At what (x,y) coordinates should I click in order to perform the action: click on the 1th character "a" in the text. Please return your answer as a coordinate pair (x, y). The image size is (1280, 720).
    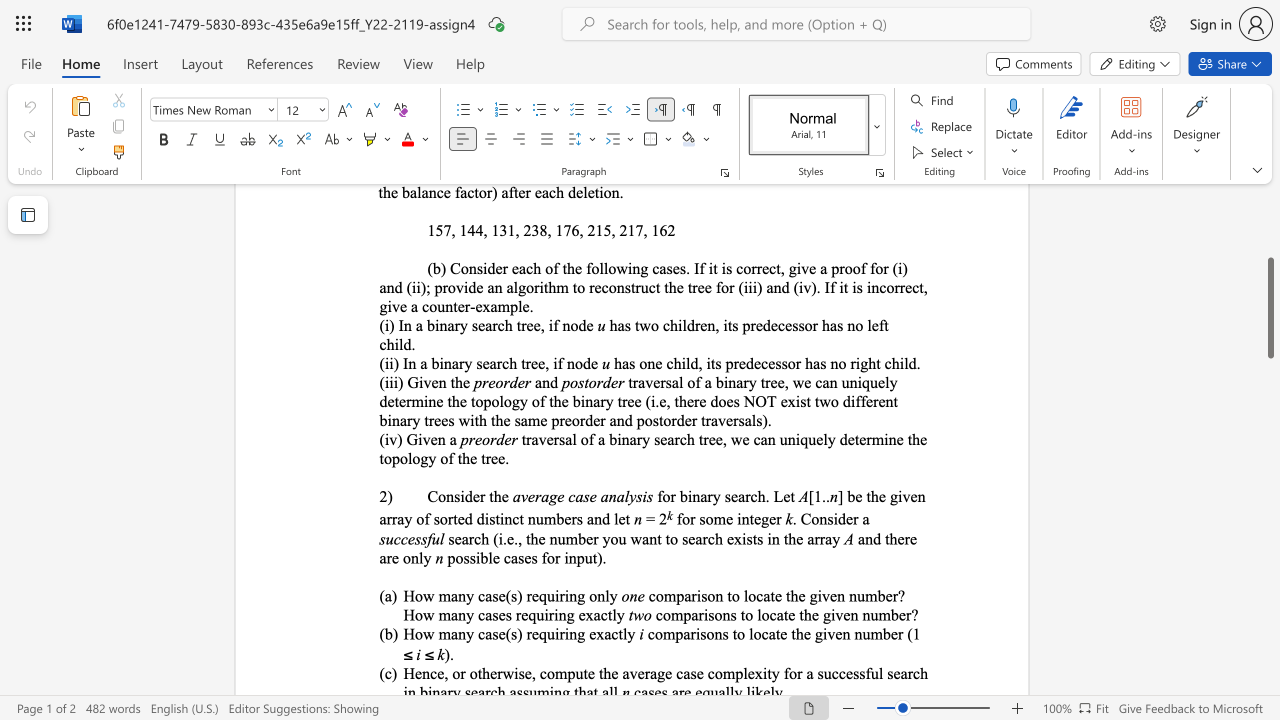
    Looking at the image, I should click on (452, 438).